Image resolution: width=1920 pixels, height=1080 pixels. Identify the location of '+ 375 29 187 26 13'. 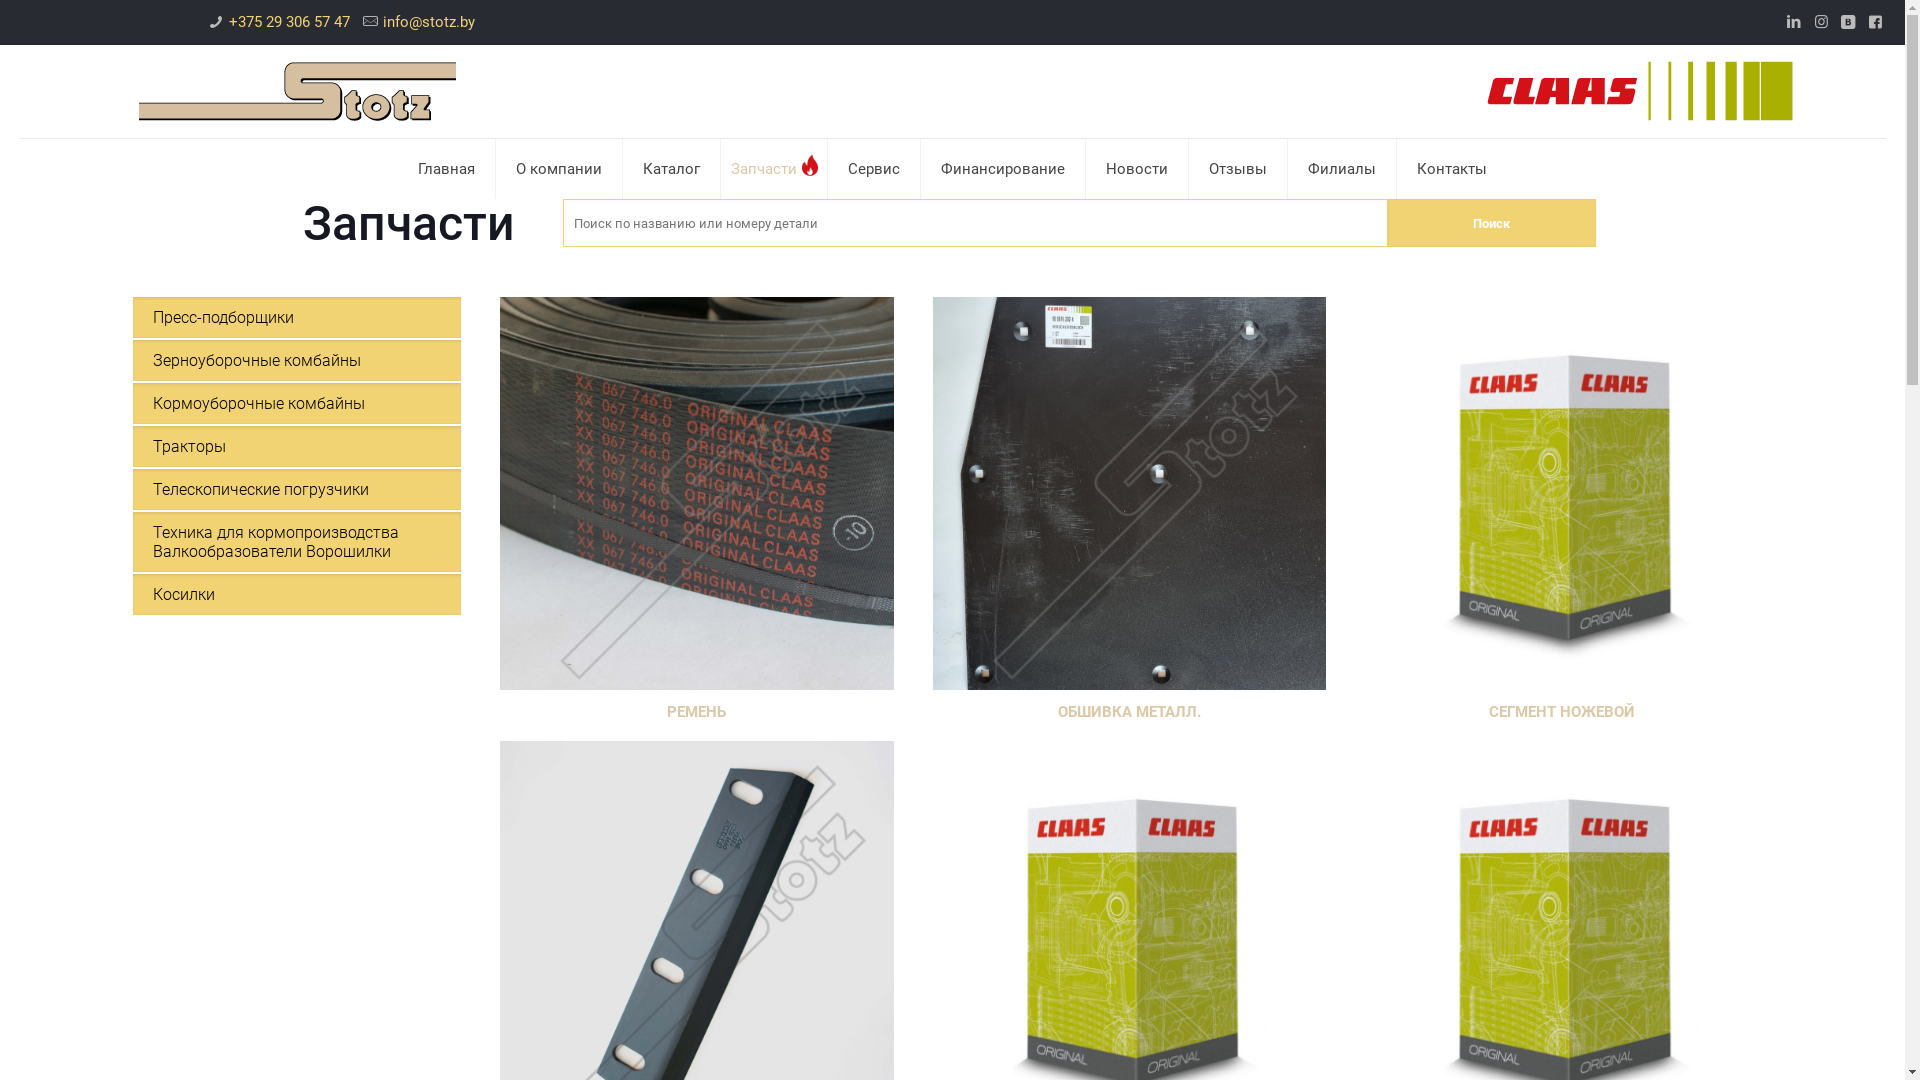
(1321, 849).